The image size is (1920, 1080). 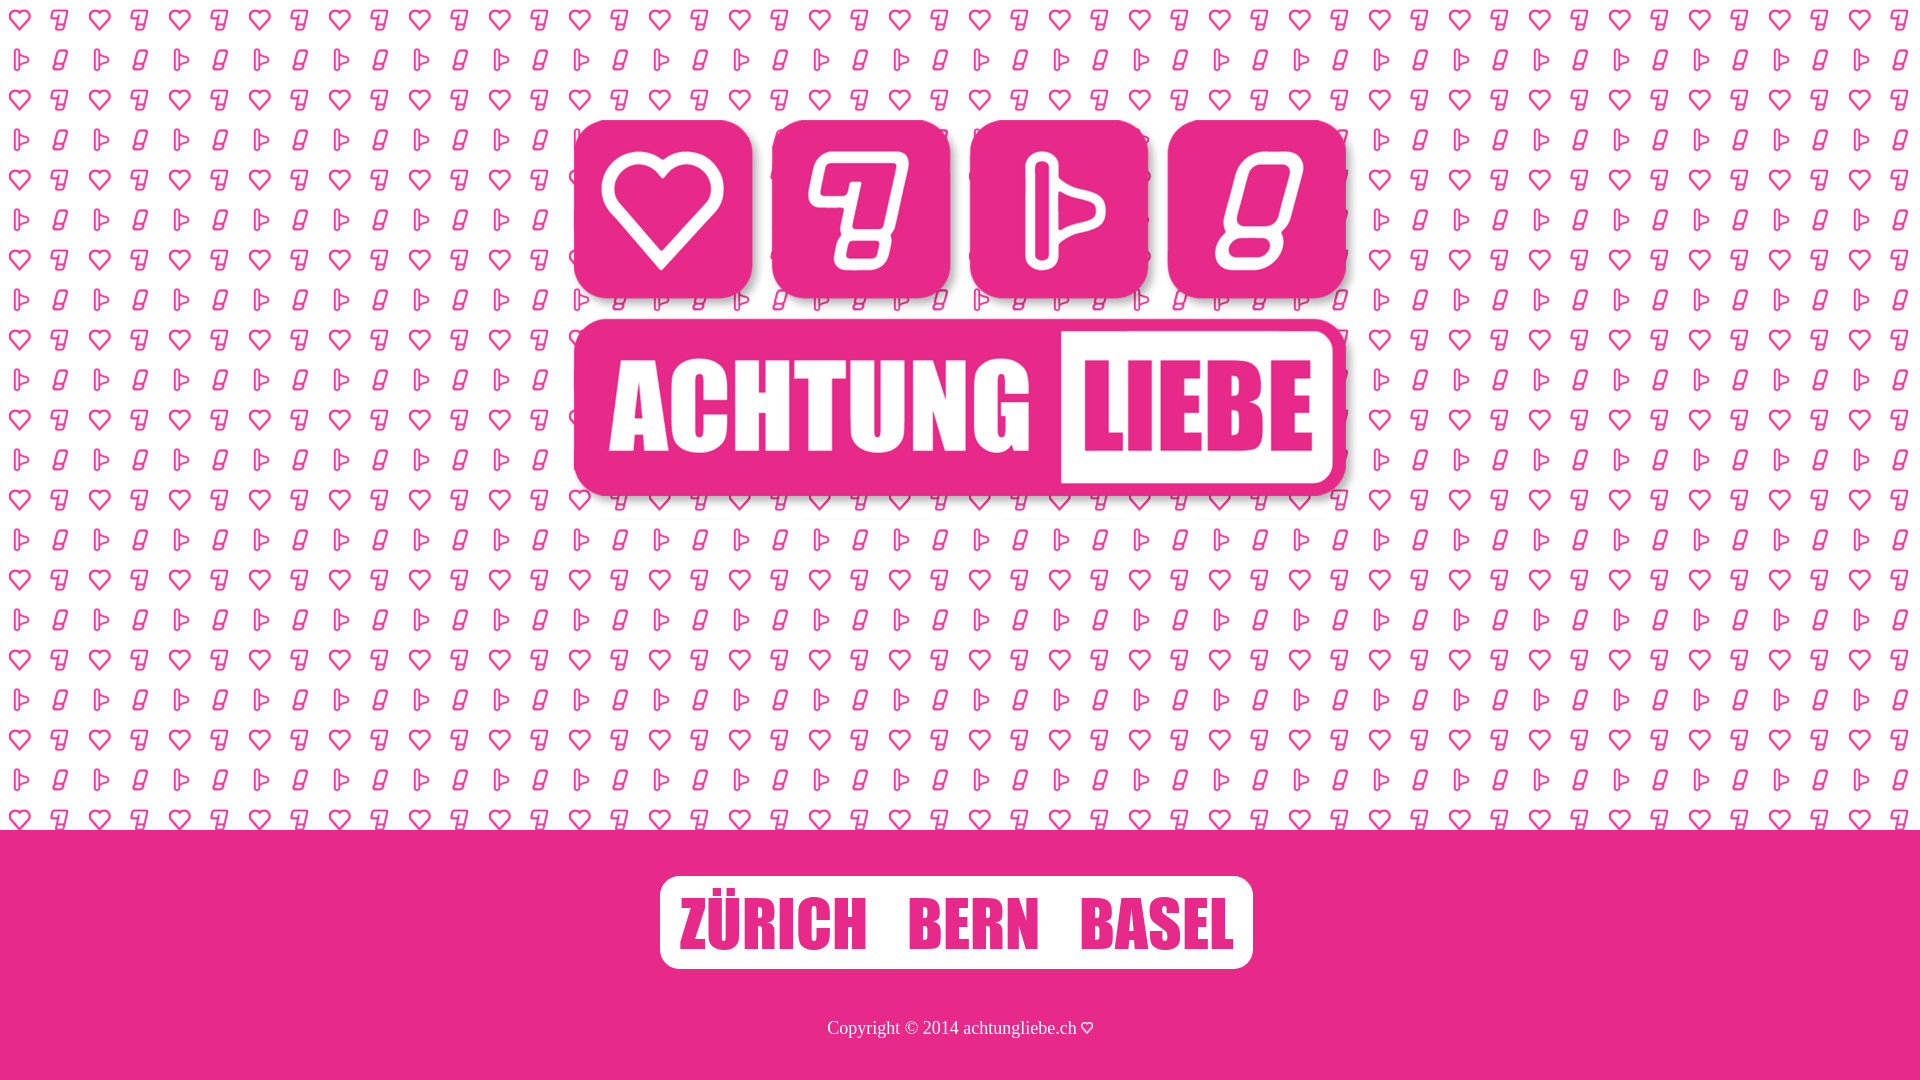 I want to click on 'Zur Seitenadministration', so click(x=1085, y=1028).